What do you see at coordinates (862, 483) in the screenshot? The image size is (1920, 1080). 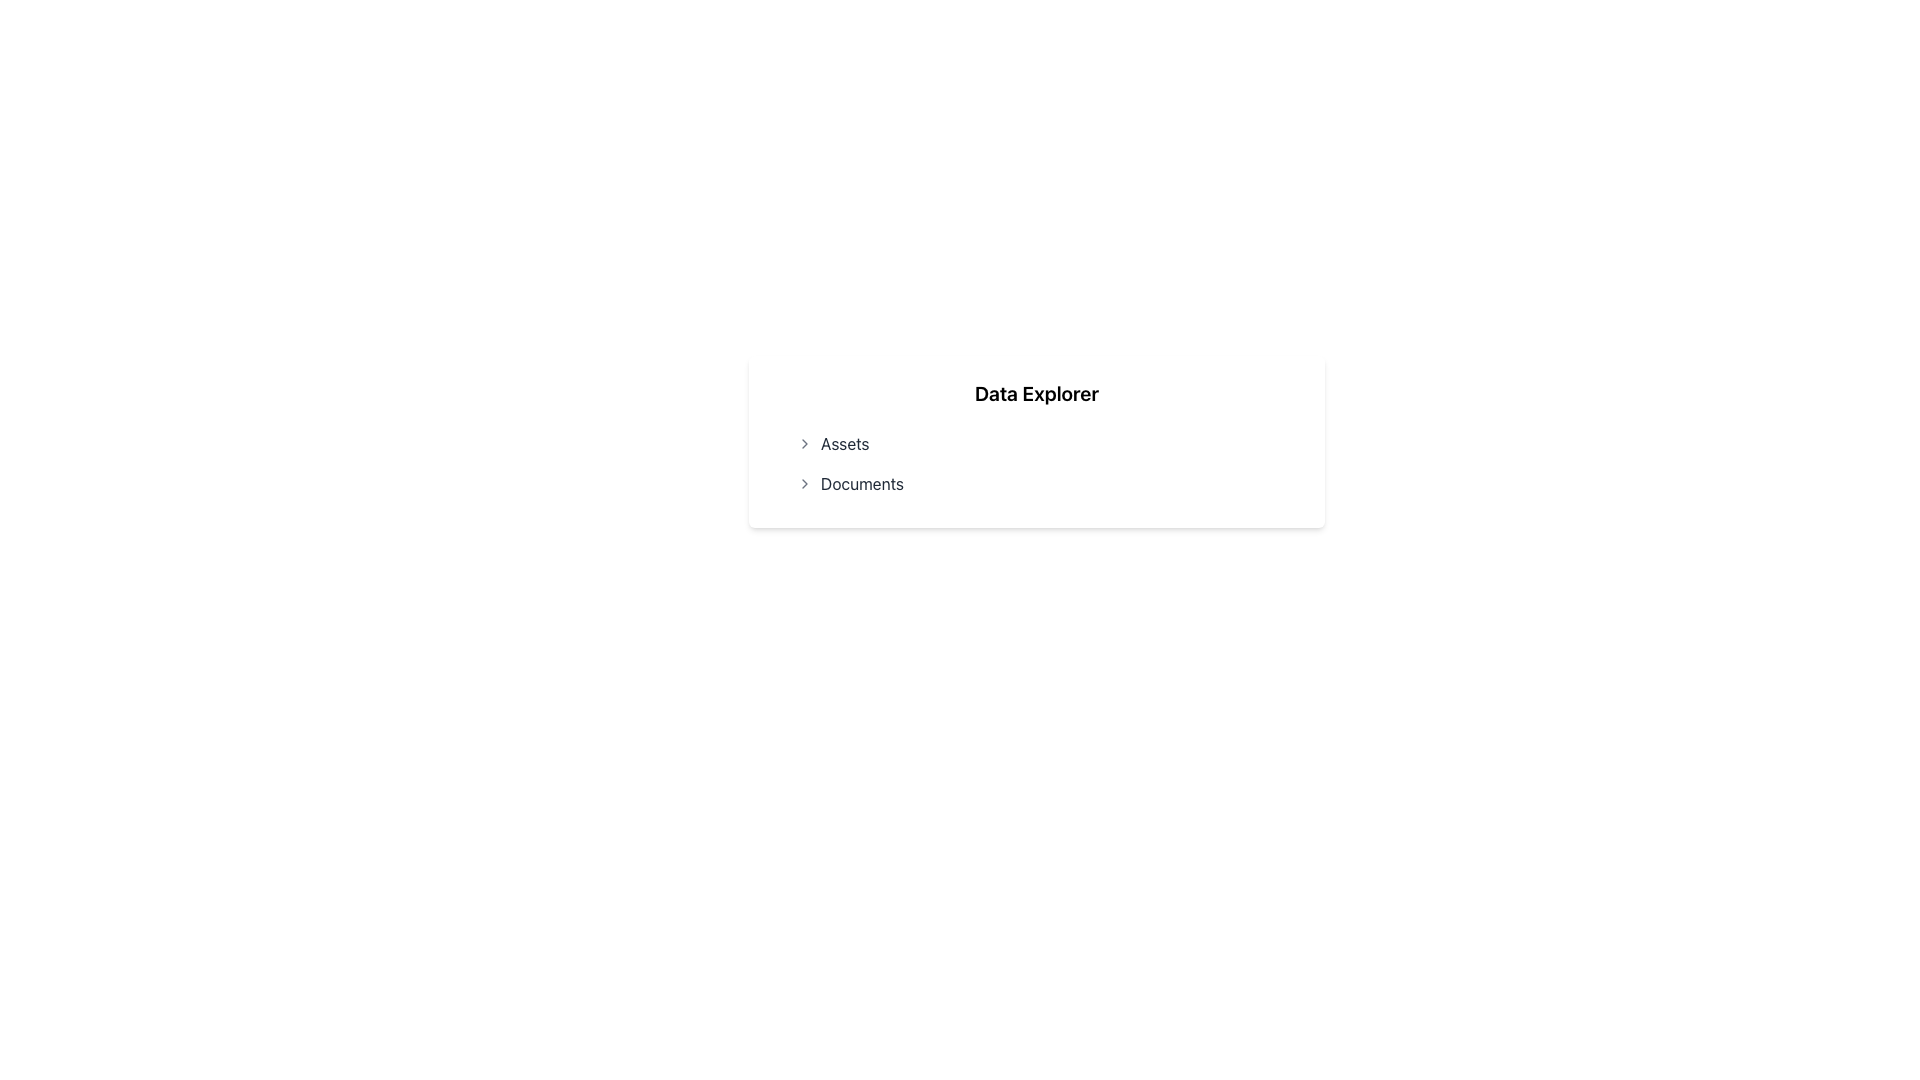 I see `the 'Documents' text label in the sidebar menu, which is displayed in dark gray and aligned with a chevron icon to its left` at bounding box center [862, 483].